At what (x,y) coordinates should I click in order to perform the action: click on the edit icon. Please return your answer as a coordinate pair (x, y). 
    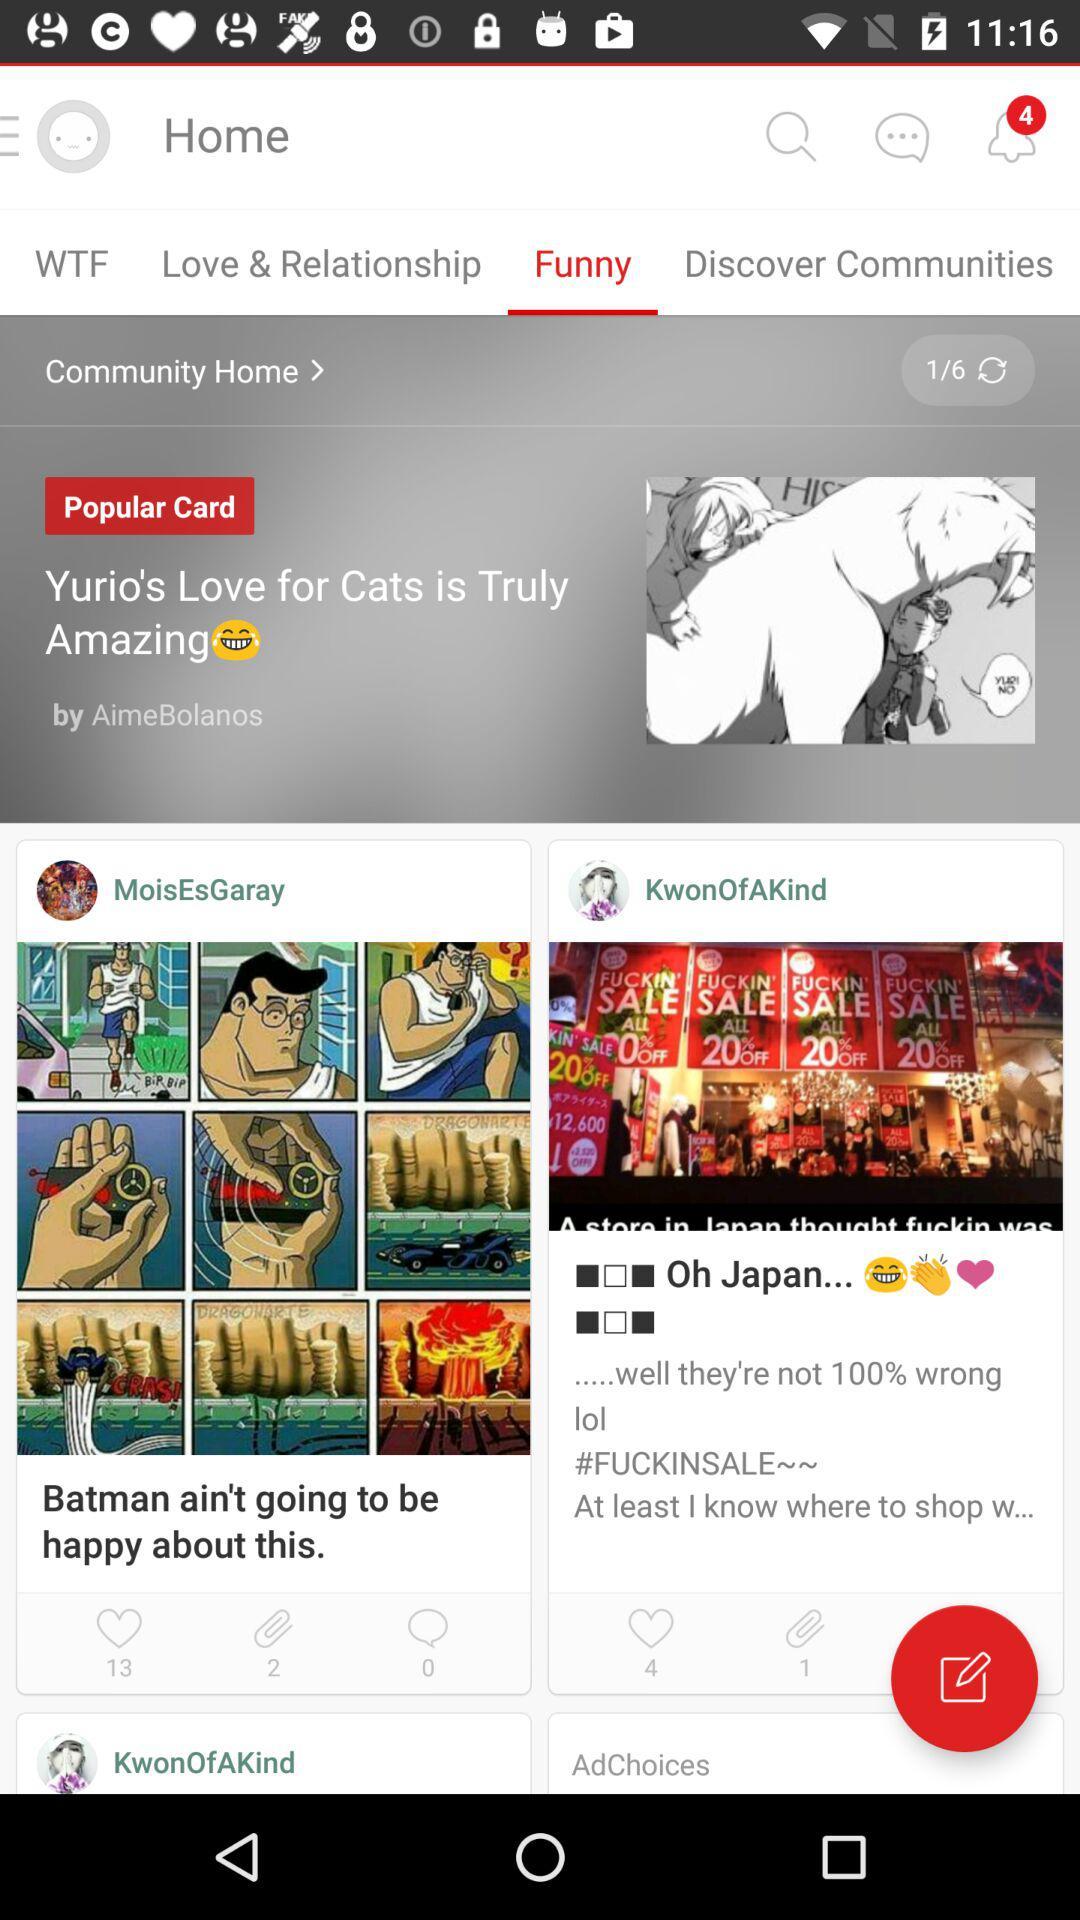
    Looking at the image, I should click on (963, 1678).